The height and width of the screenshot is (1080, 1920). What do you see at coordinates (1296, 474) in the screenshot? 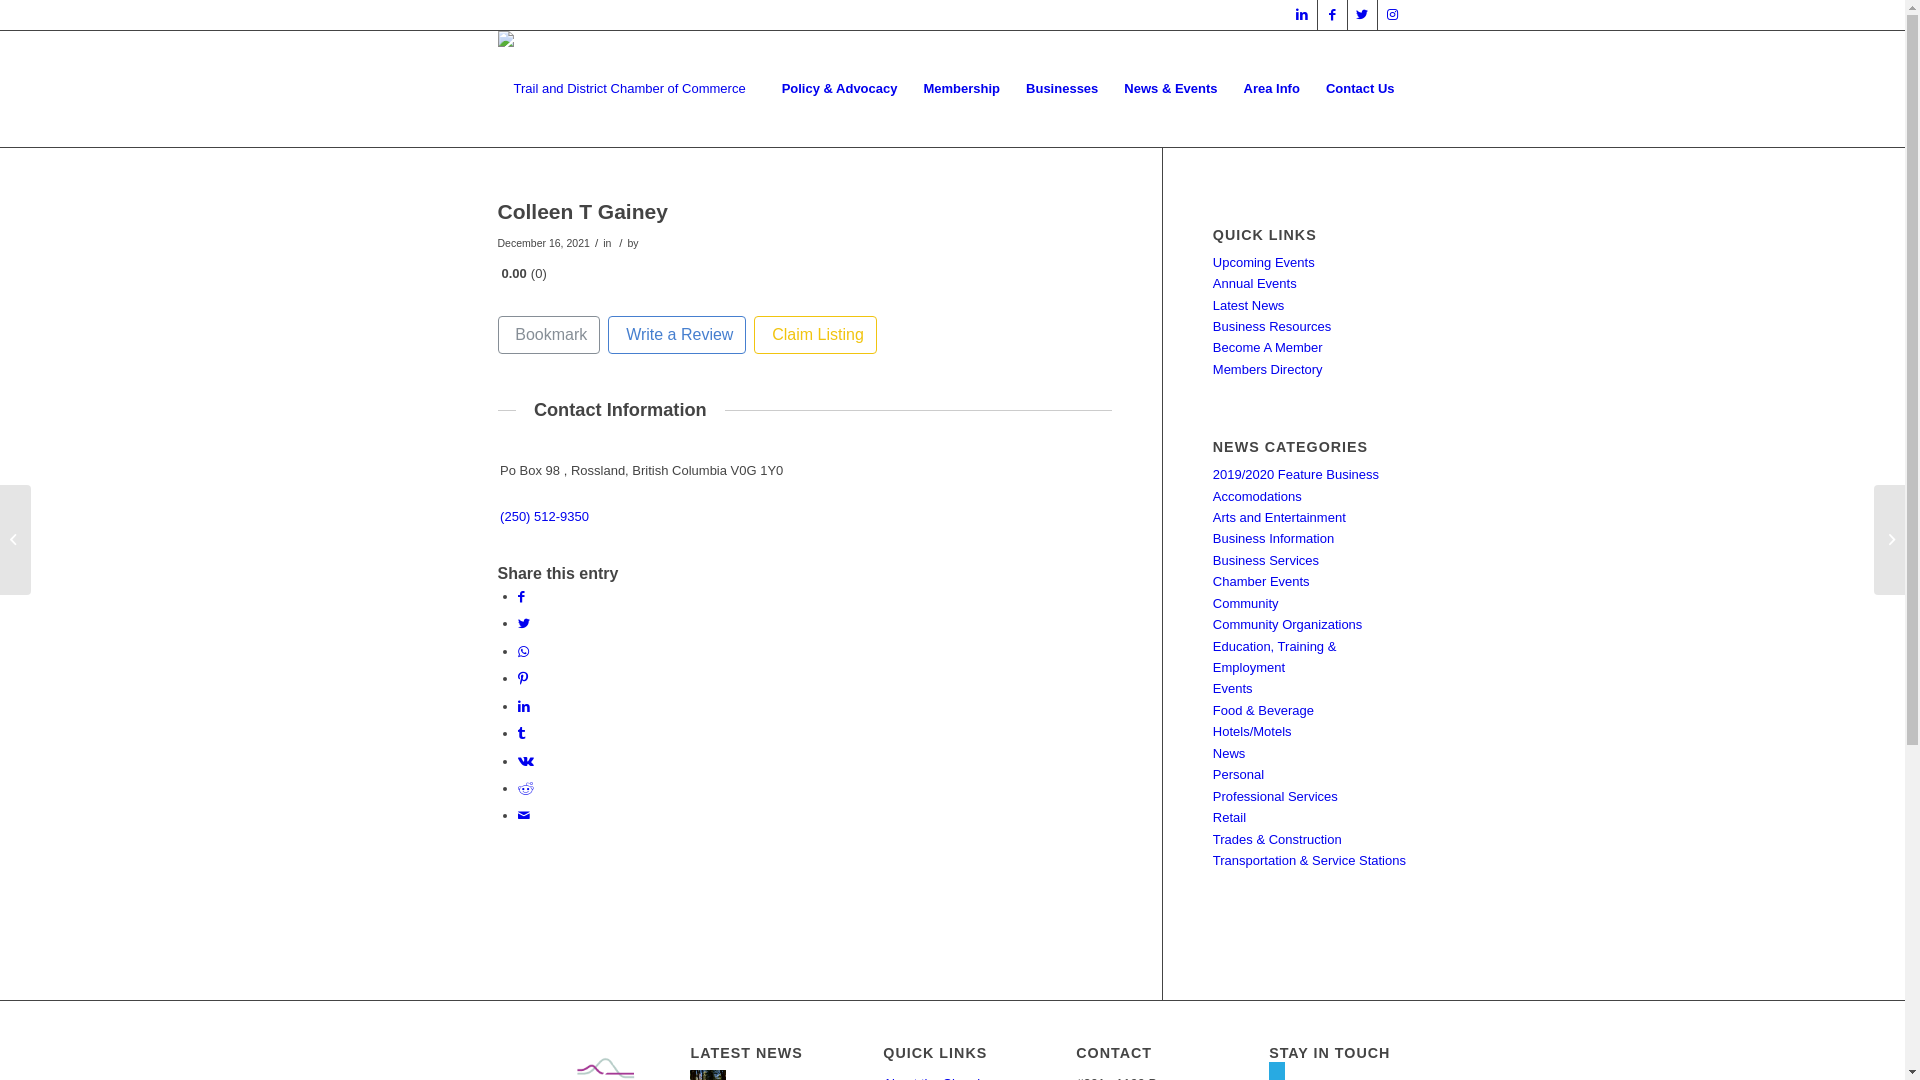
I see `'2019/2020 Feature Business'` at bounding box center [1296, 474].